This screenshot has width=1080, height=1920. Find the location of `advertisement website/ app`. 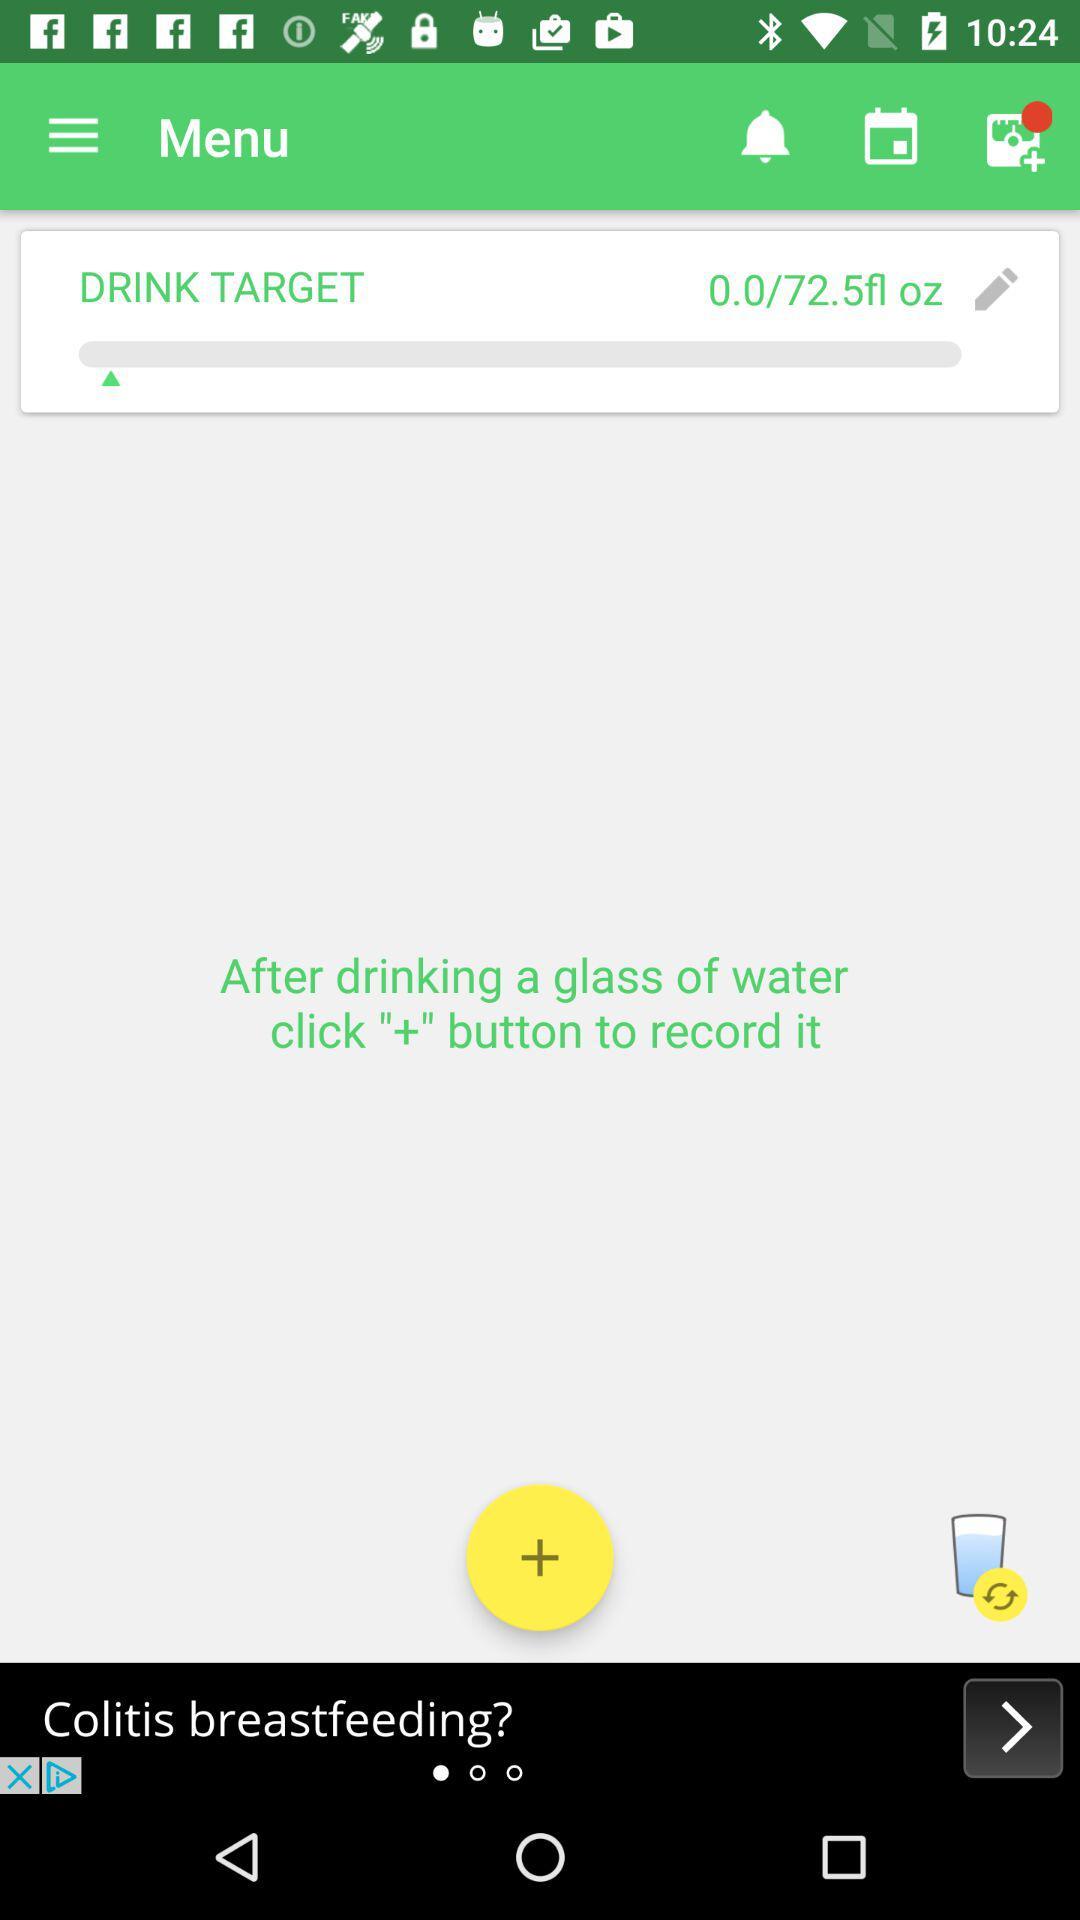

advertisement website/ app is located at coordinates (540, 1727).